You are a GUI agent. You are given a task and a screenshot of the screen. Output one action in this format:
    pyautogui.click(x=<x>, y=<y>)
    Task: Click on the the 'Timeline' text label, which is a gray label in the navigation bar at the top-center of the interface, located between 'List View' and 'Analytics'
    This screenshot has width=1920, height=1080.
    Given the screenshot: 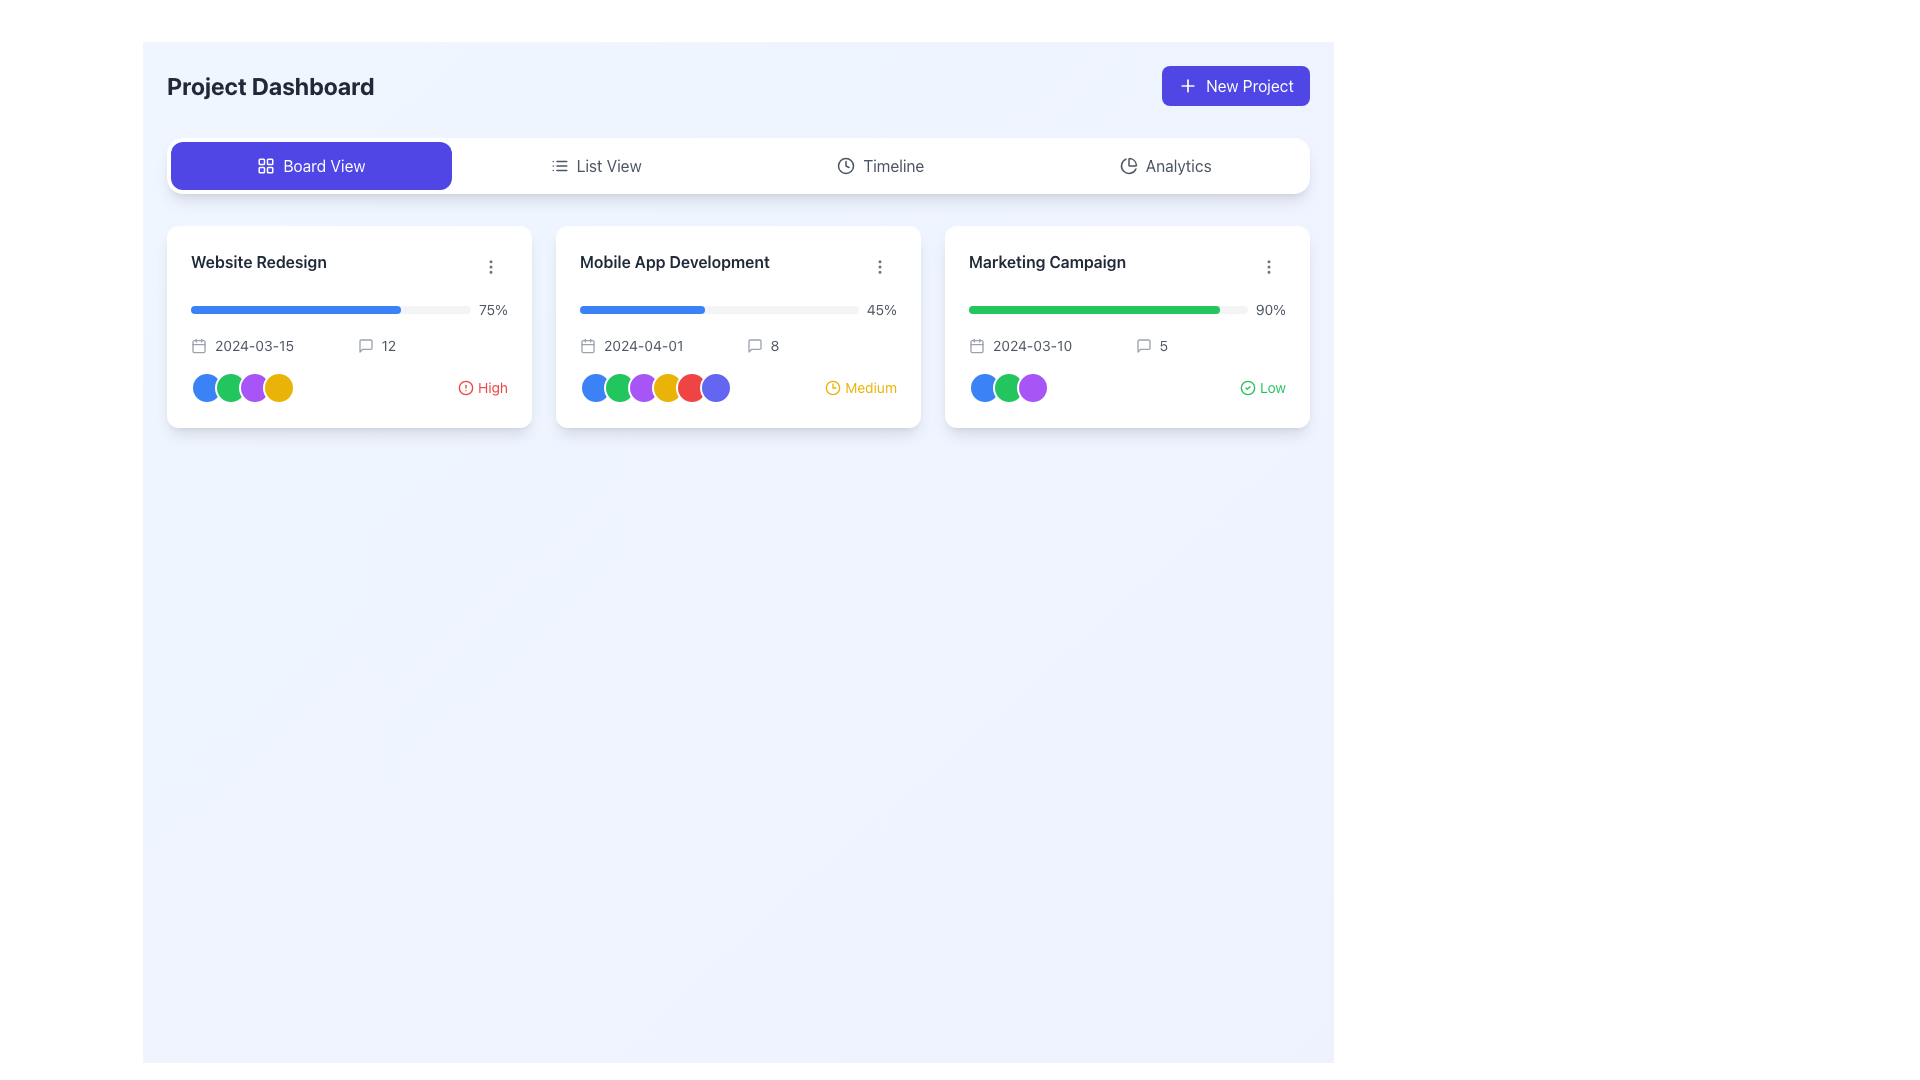 What is the action you would take?
    pyautogui.click(x=892, y=164)
    